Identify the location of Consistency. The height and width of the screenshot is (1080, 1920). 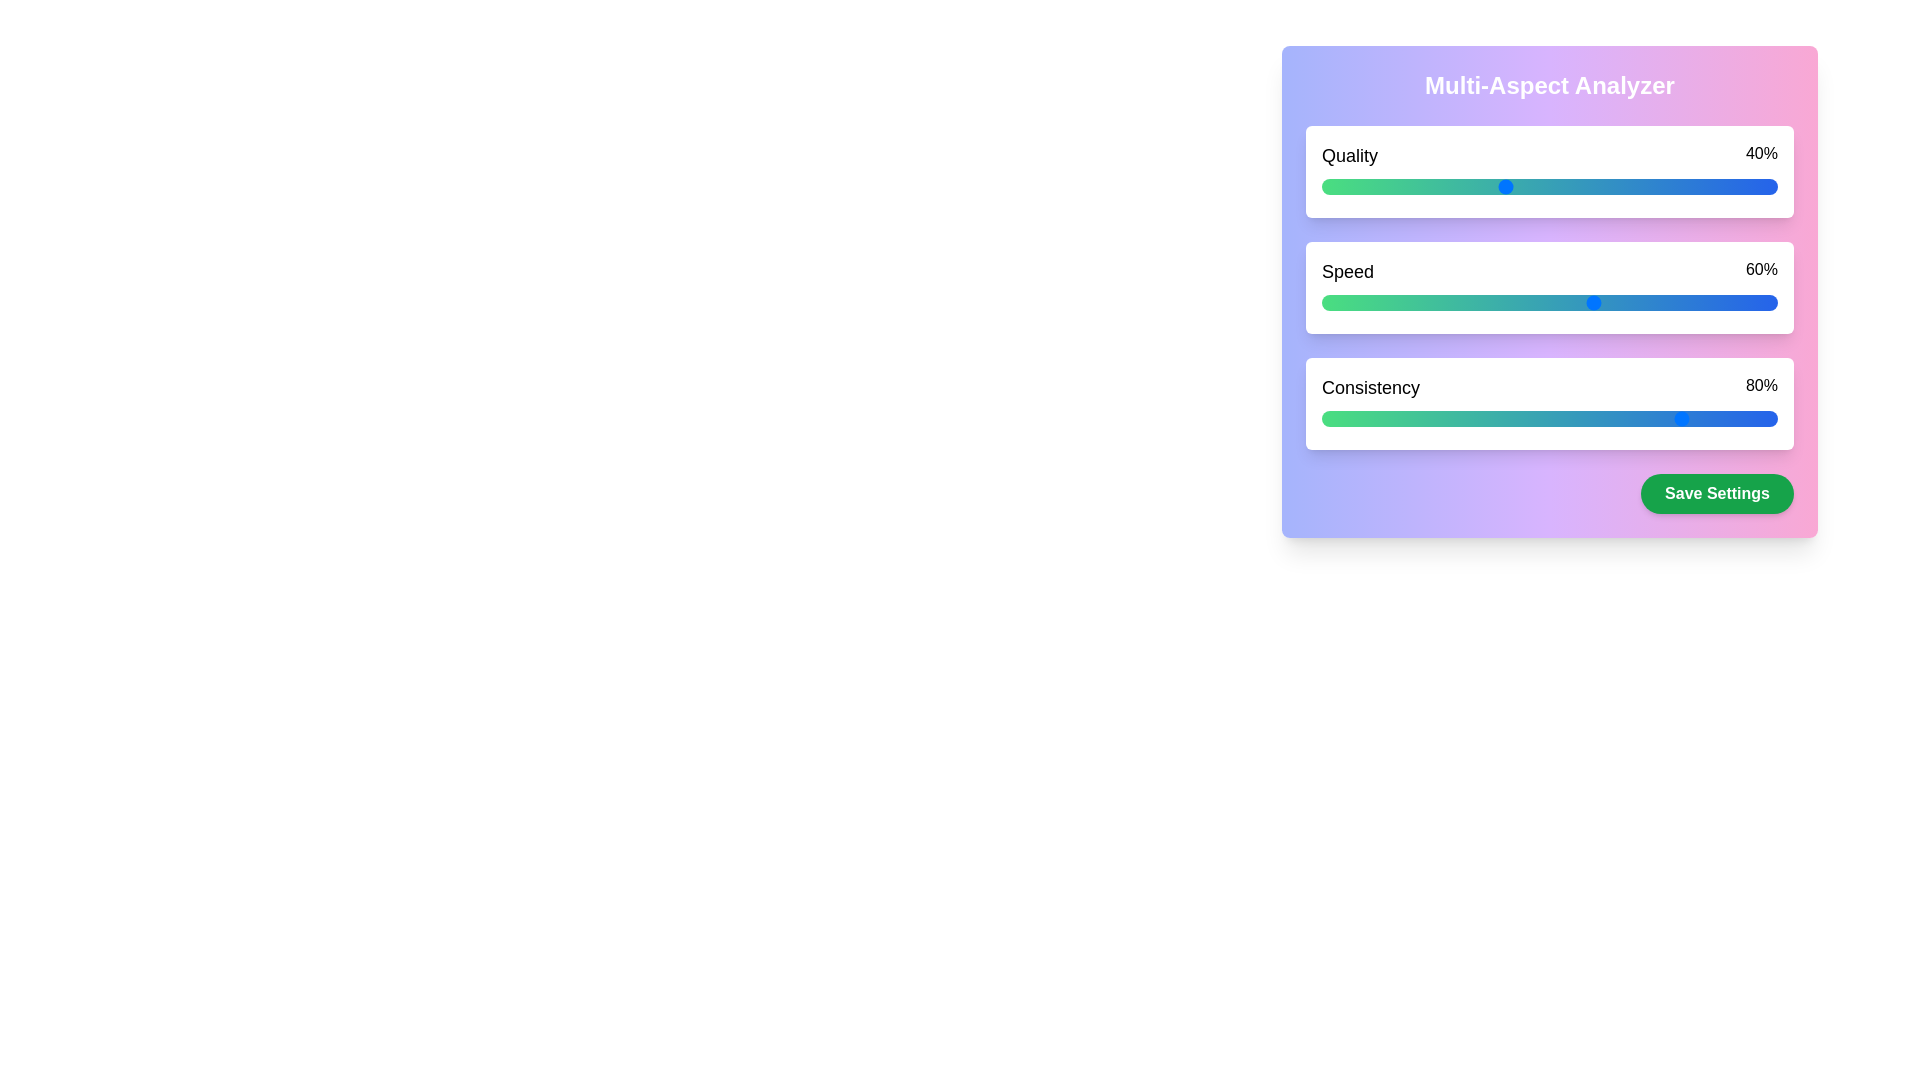
(1613, 418).